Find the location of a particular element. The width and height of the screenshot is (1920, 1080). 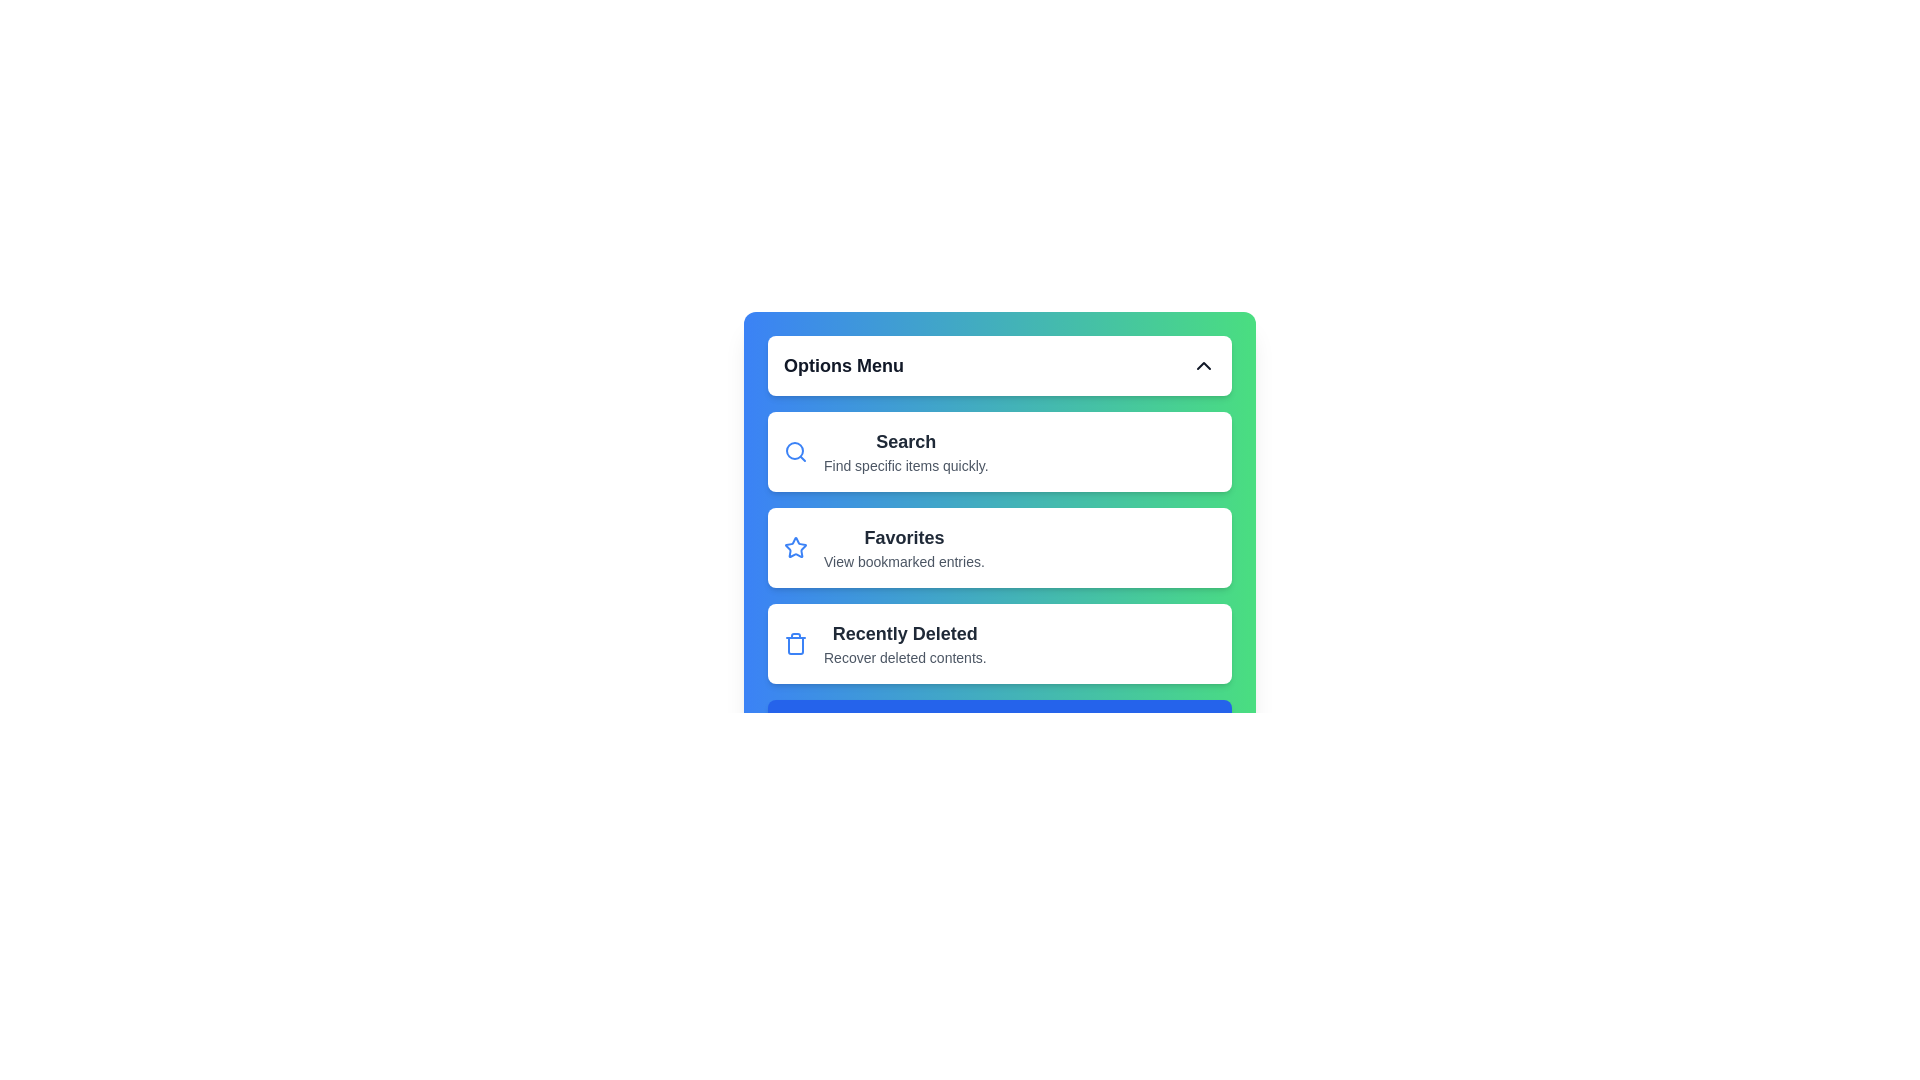

the rectangular icon with curved edges located within the trash can SVG element in the 'Recently Deleted' section of the options menu is located at coordinates (795, 645).